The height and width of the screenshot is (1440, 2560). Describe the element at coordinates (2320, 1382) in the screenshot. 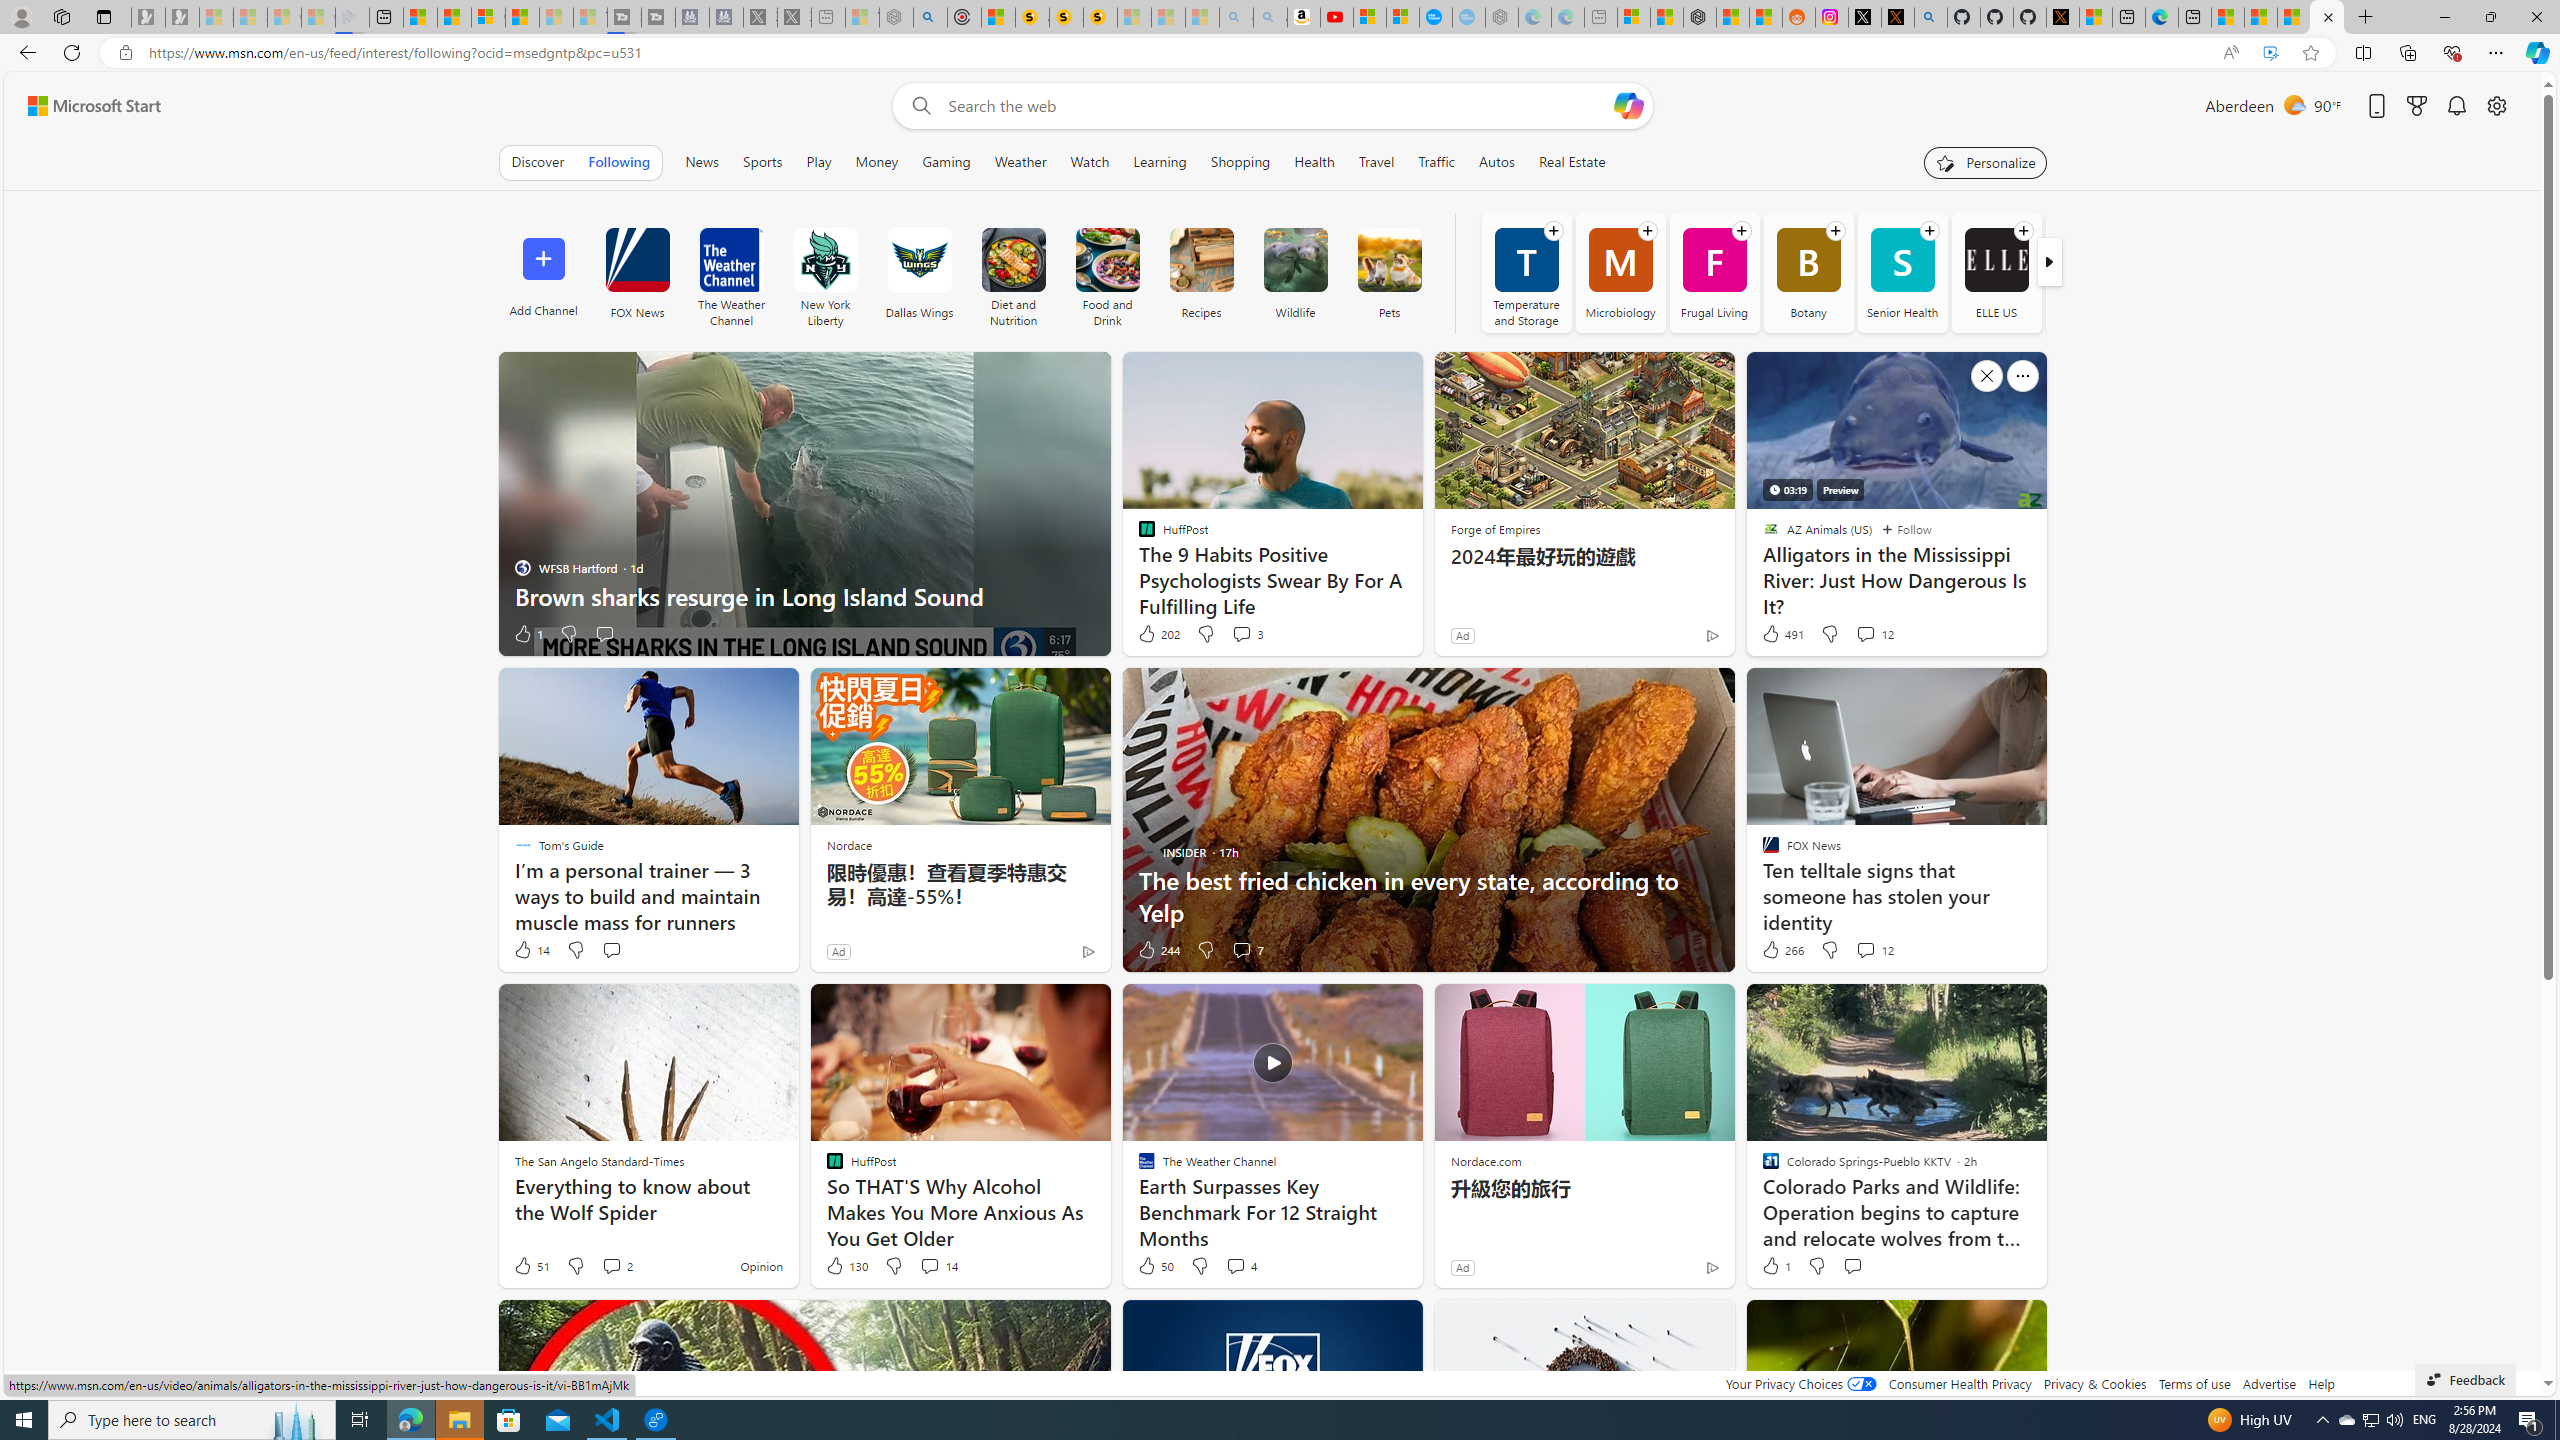

I see `'Help'` at that location.